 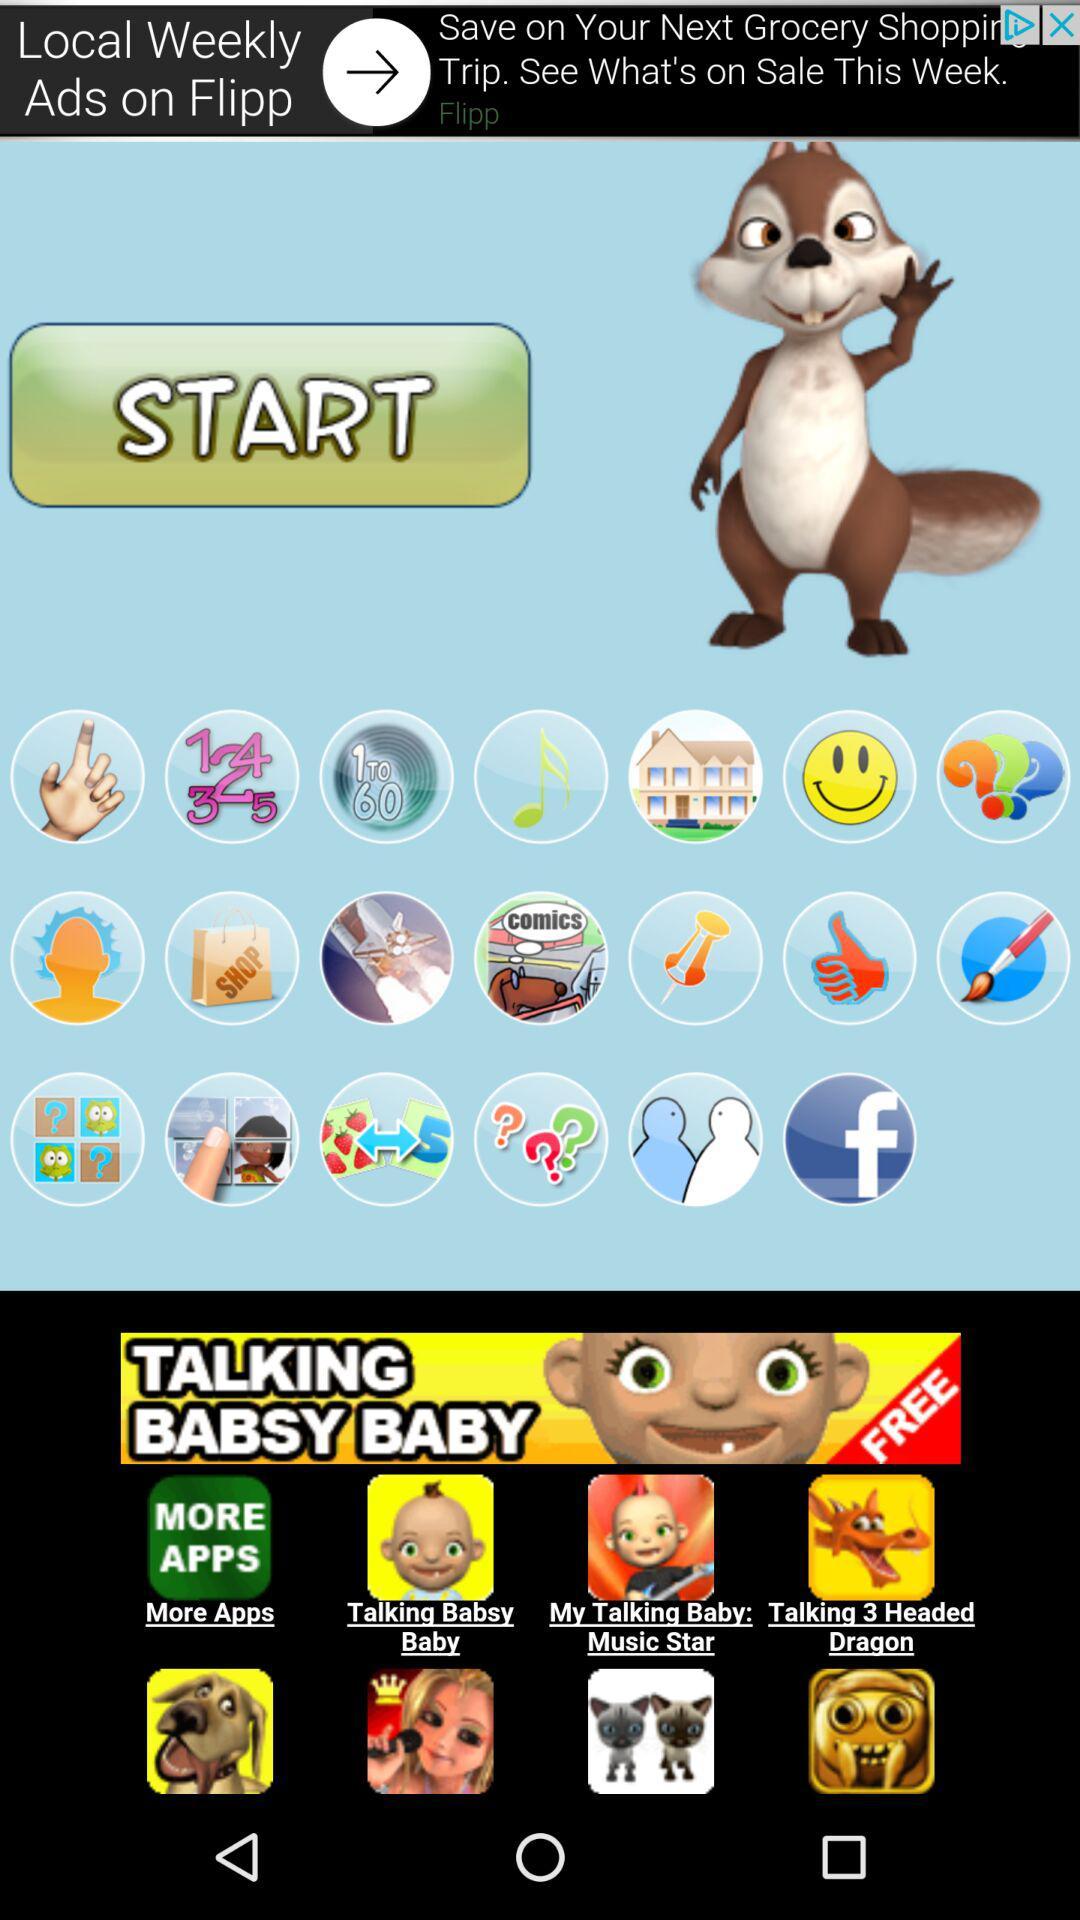 I want to click on the swap icon, so click(x=386, y=1218).